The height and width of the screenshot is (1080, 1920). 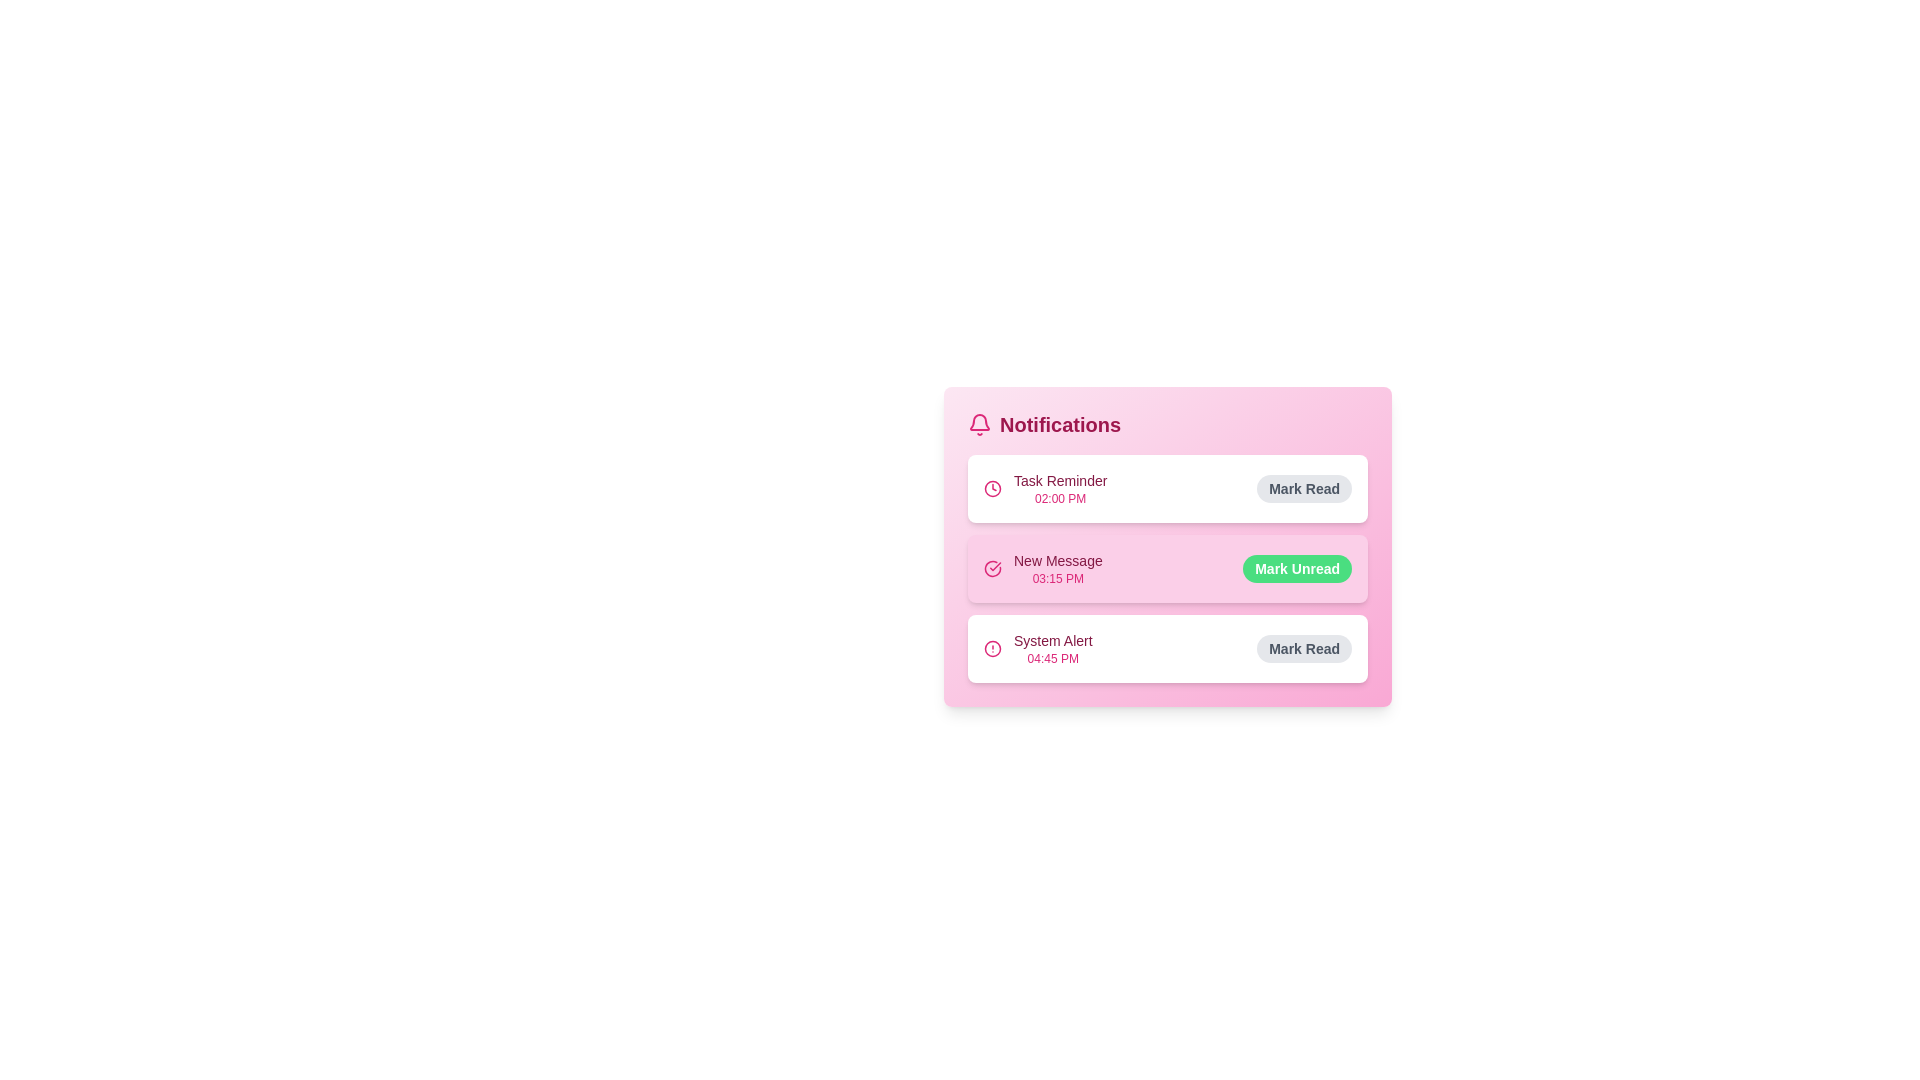 I want to click on 'Mark Read' button for the 'Task Reminder' notification, so click(x=1304, y=489).